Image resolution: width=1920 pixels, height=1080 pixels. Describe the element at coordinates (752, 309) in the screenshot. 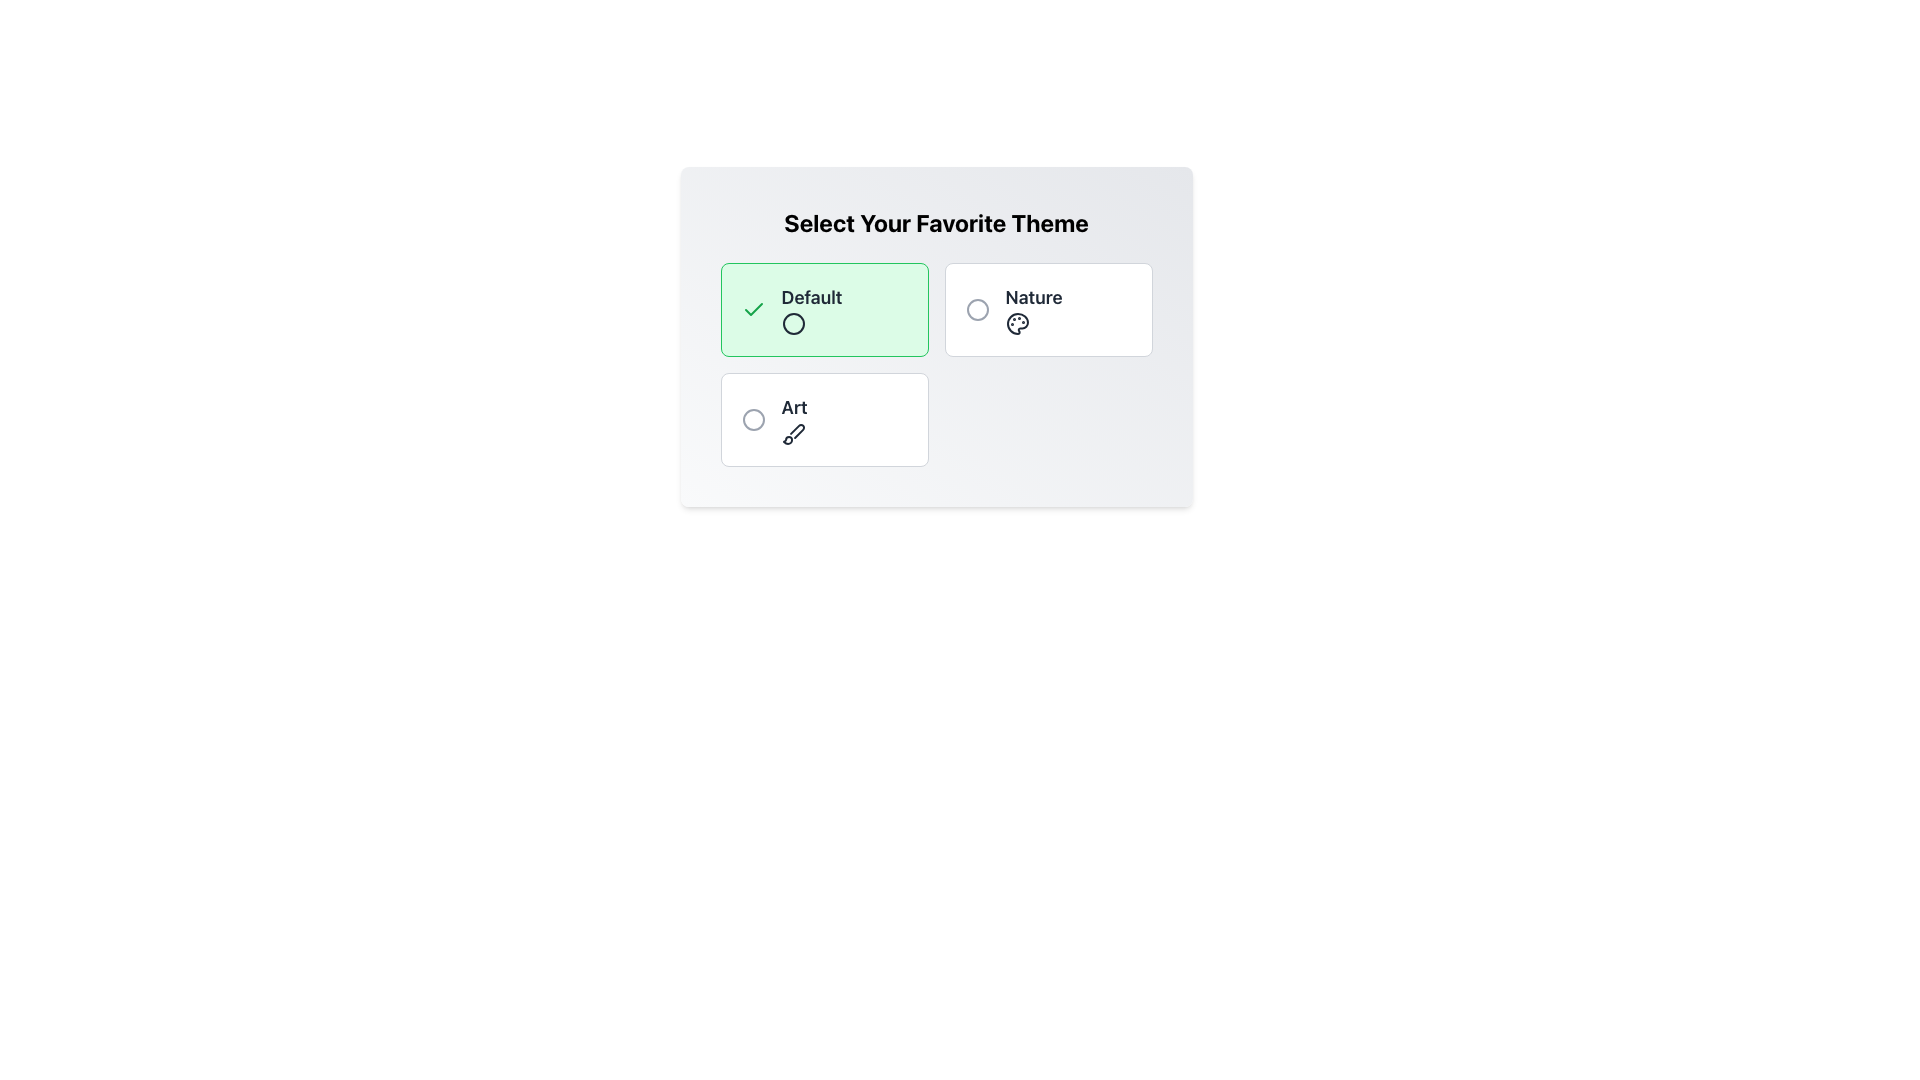

I see `the 'Default' radio button icon which indicates that the 'Default' option is currently selected` at that location.